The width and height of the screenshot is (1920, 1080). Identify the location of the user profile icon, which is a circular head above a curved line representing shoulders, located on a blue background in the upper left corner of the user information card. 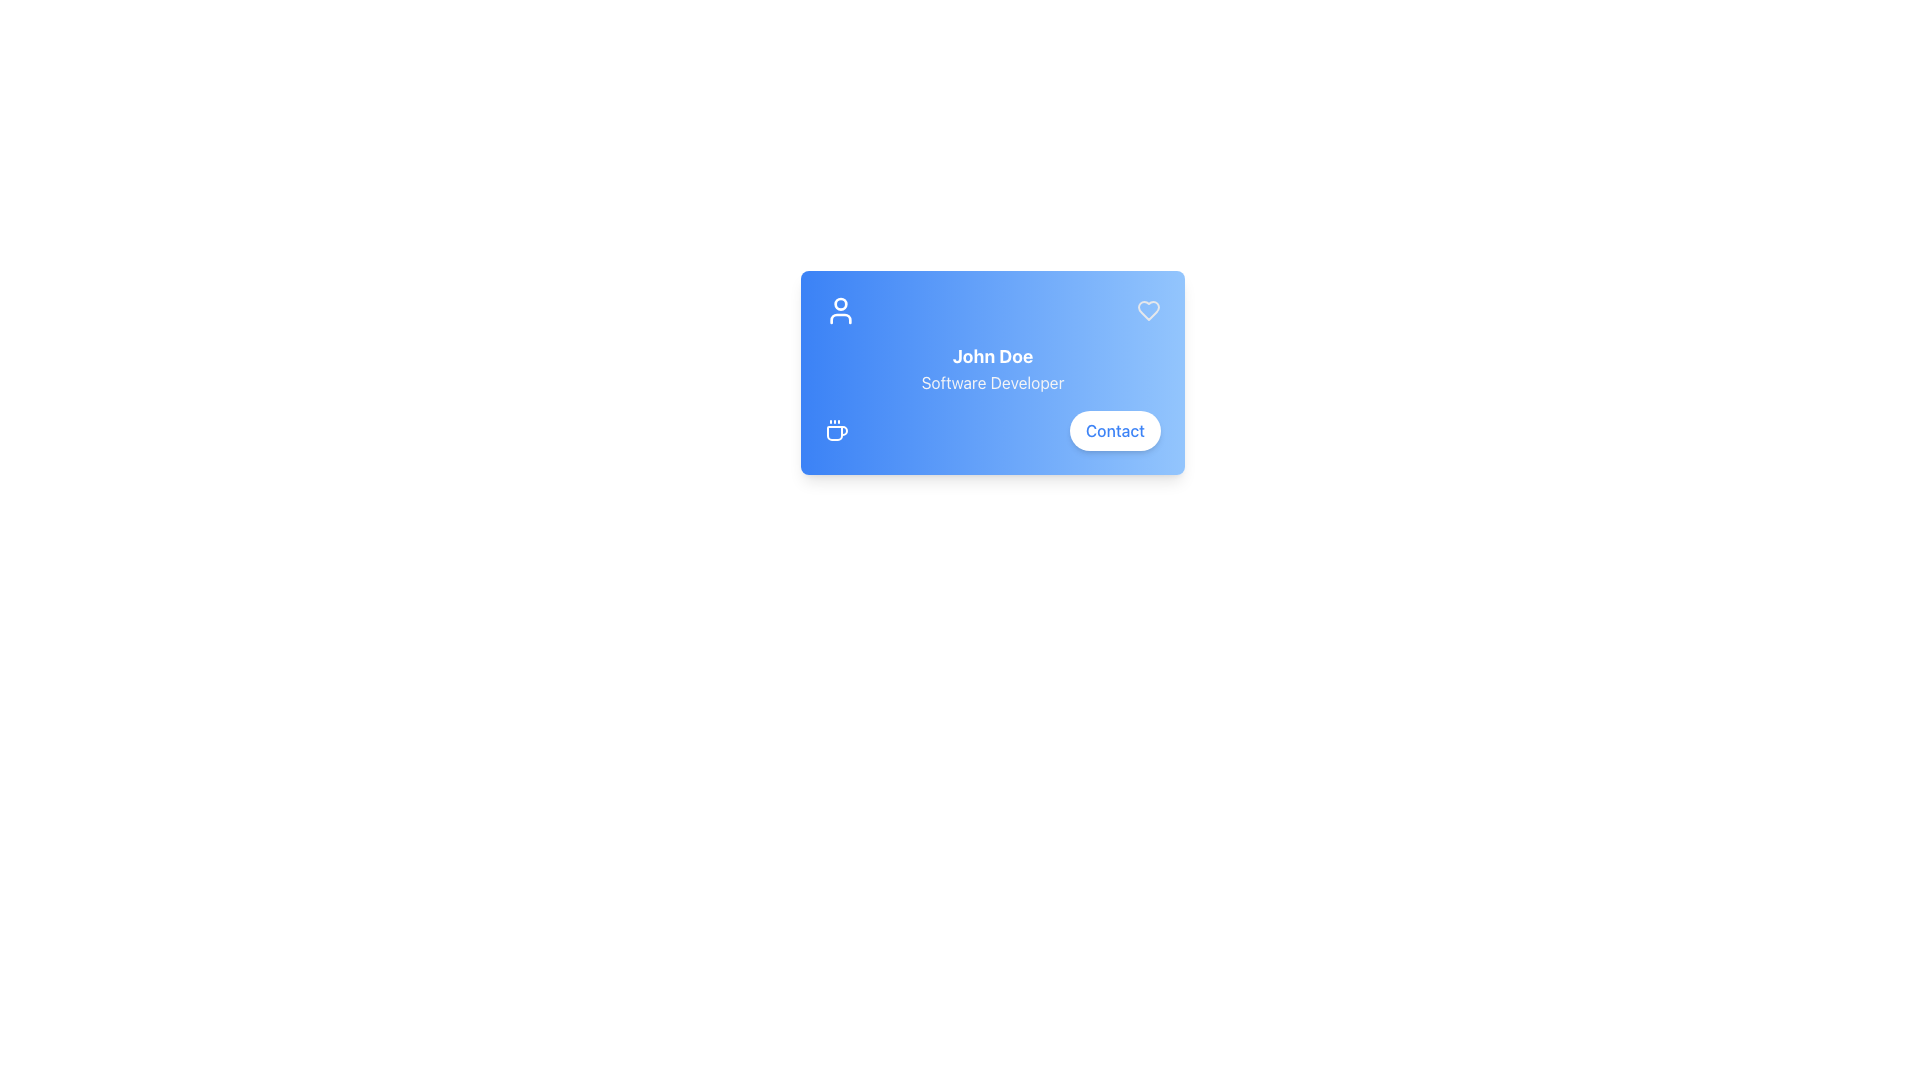
(840, 311).